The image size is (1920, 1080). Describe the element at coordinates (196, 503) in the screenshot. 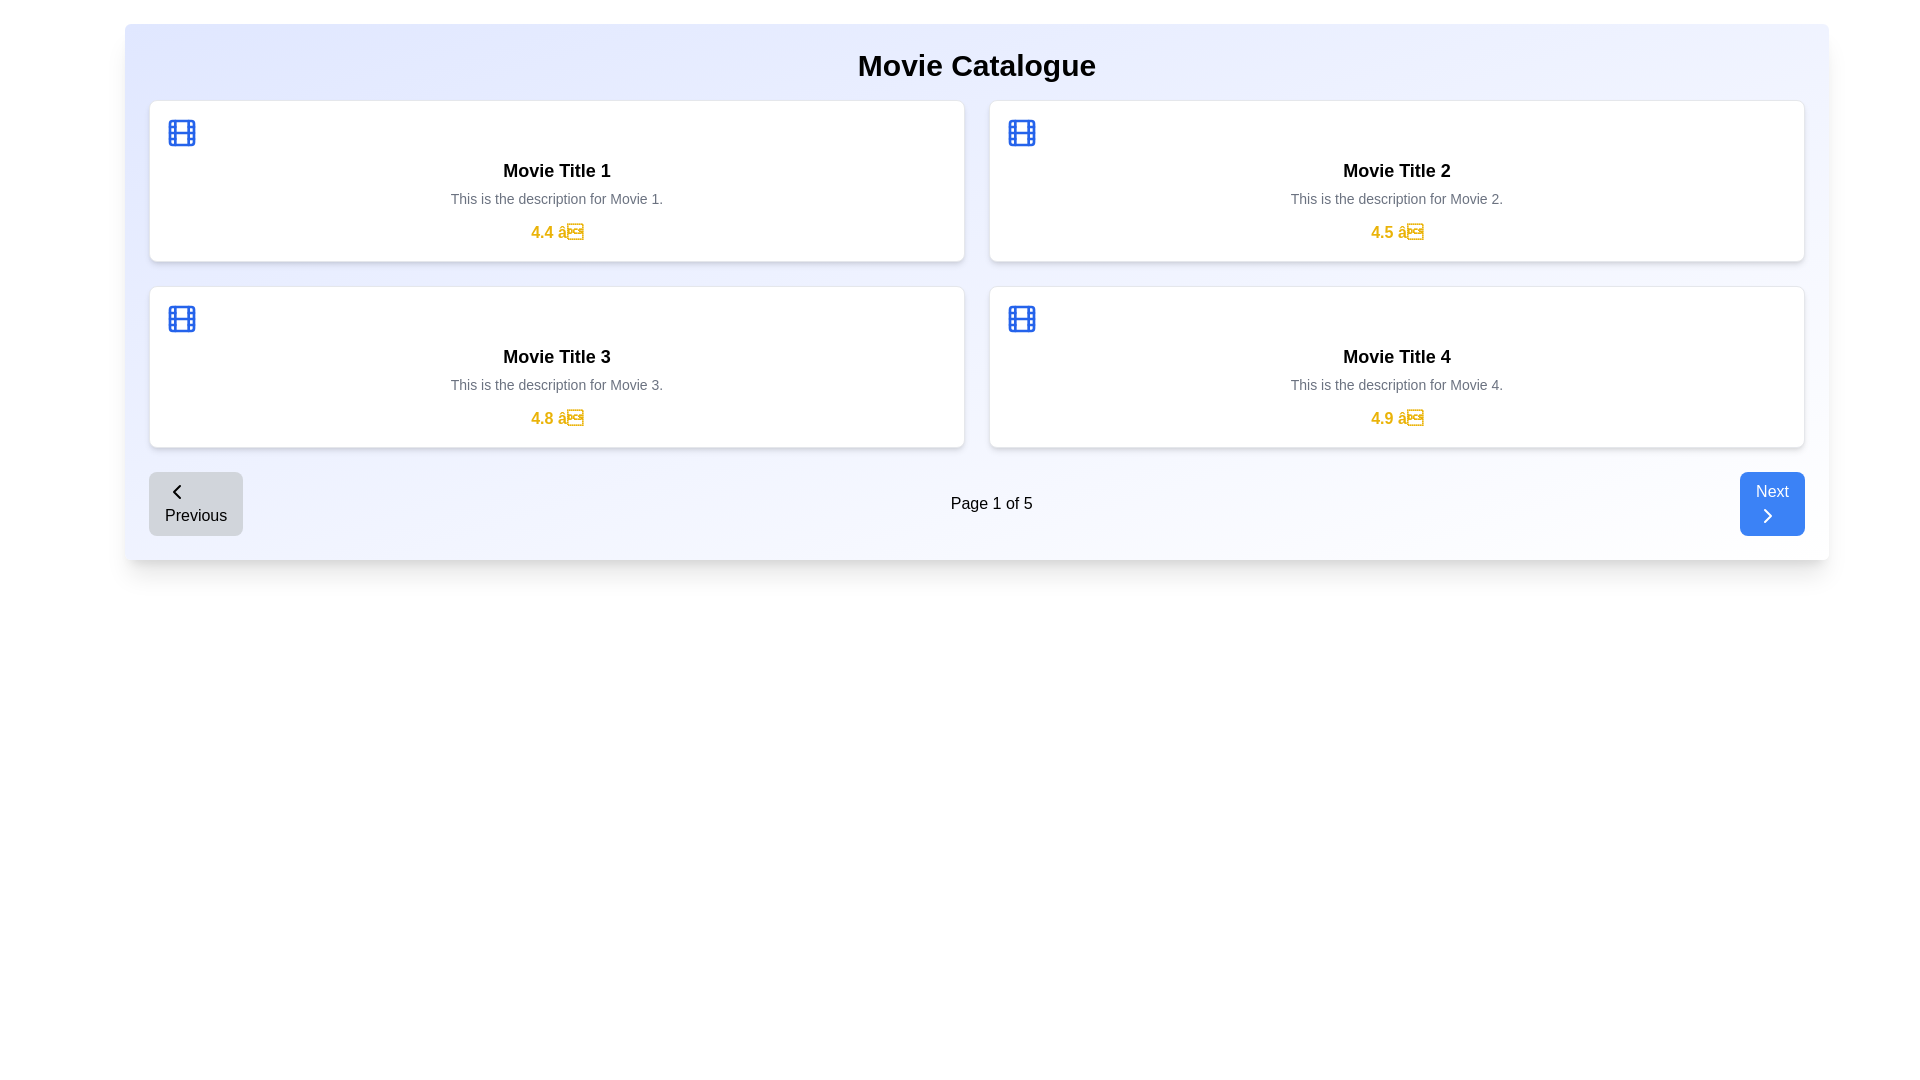

I see `the 'Previous' button, which is a rectangular button with rounded corners, gray background, and bold black text` at that location.